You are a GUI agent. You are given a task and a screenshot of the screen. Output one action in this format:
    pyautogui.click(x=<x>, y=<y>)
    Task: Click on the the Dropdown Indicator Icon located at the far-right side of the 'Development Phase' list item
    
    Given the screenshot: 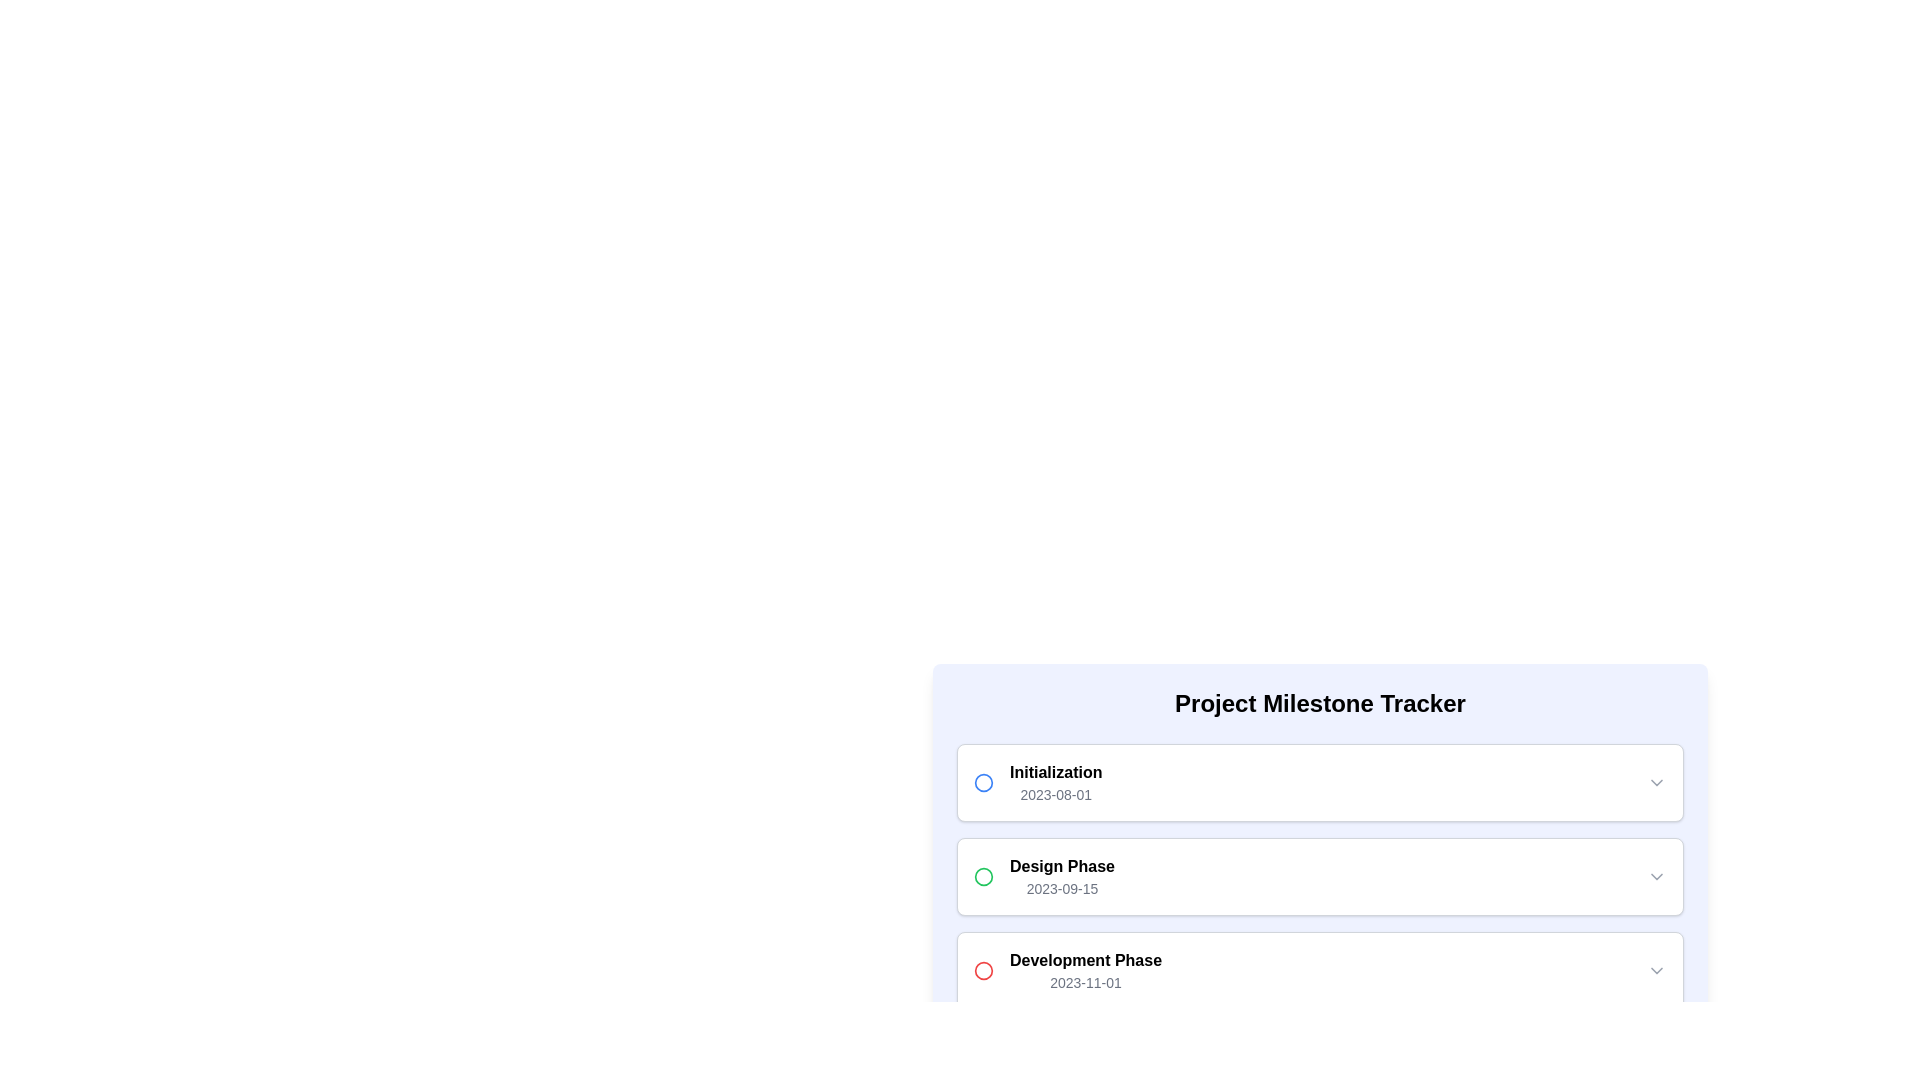 What is the action you would take?
    pyautogui.click(x=1656, y=970)
    